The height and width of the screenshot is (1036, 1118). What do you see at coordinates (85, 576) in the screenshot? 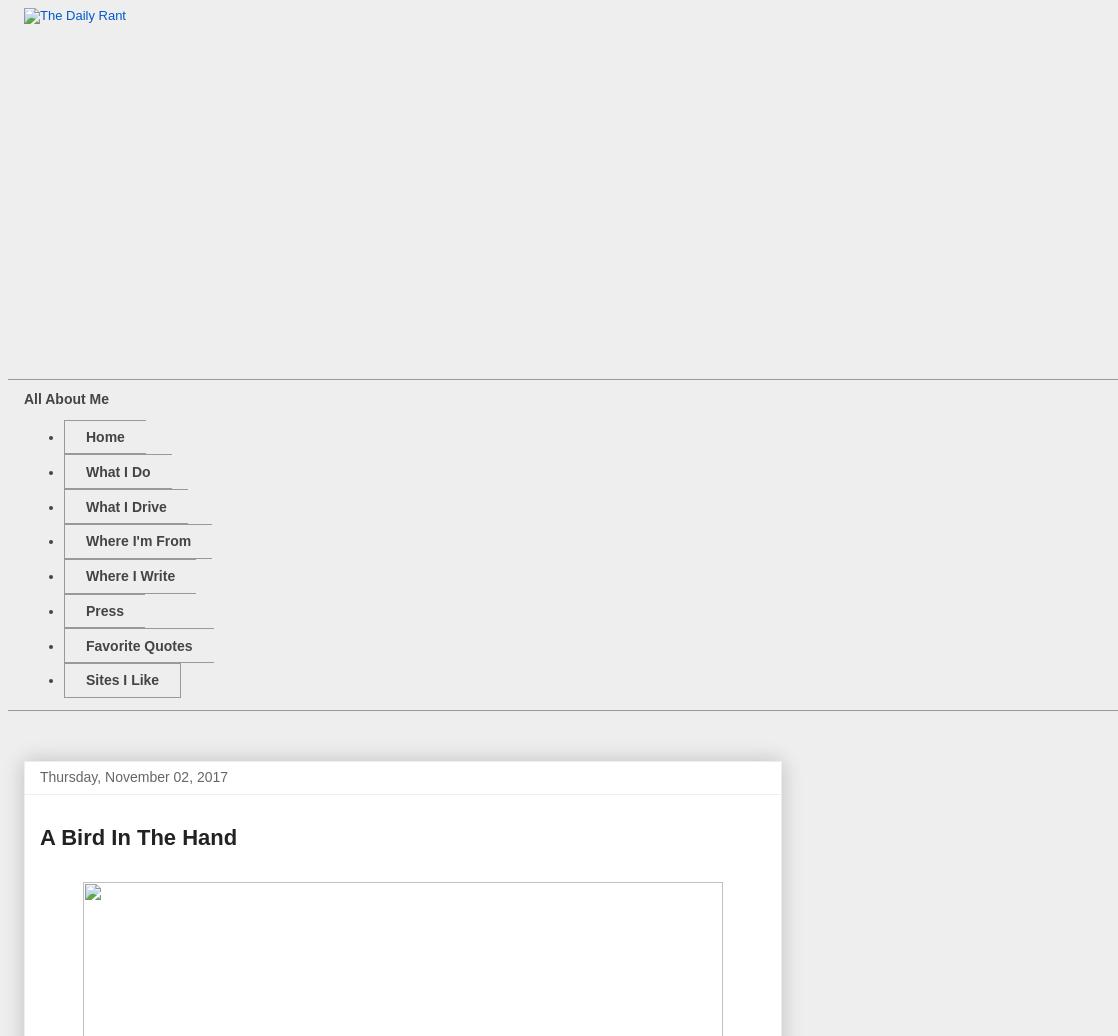
I see `'Where I Write'` at bounding box center [85, 576].